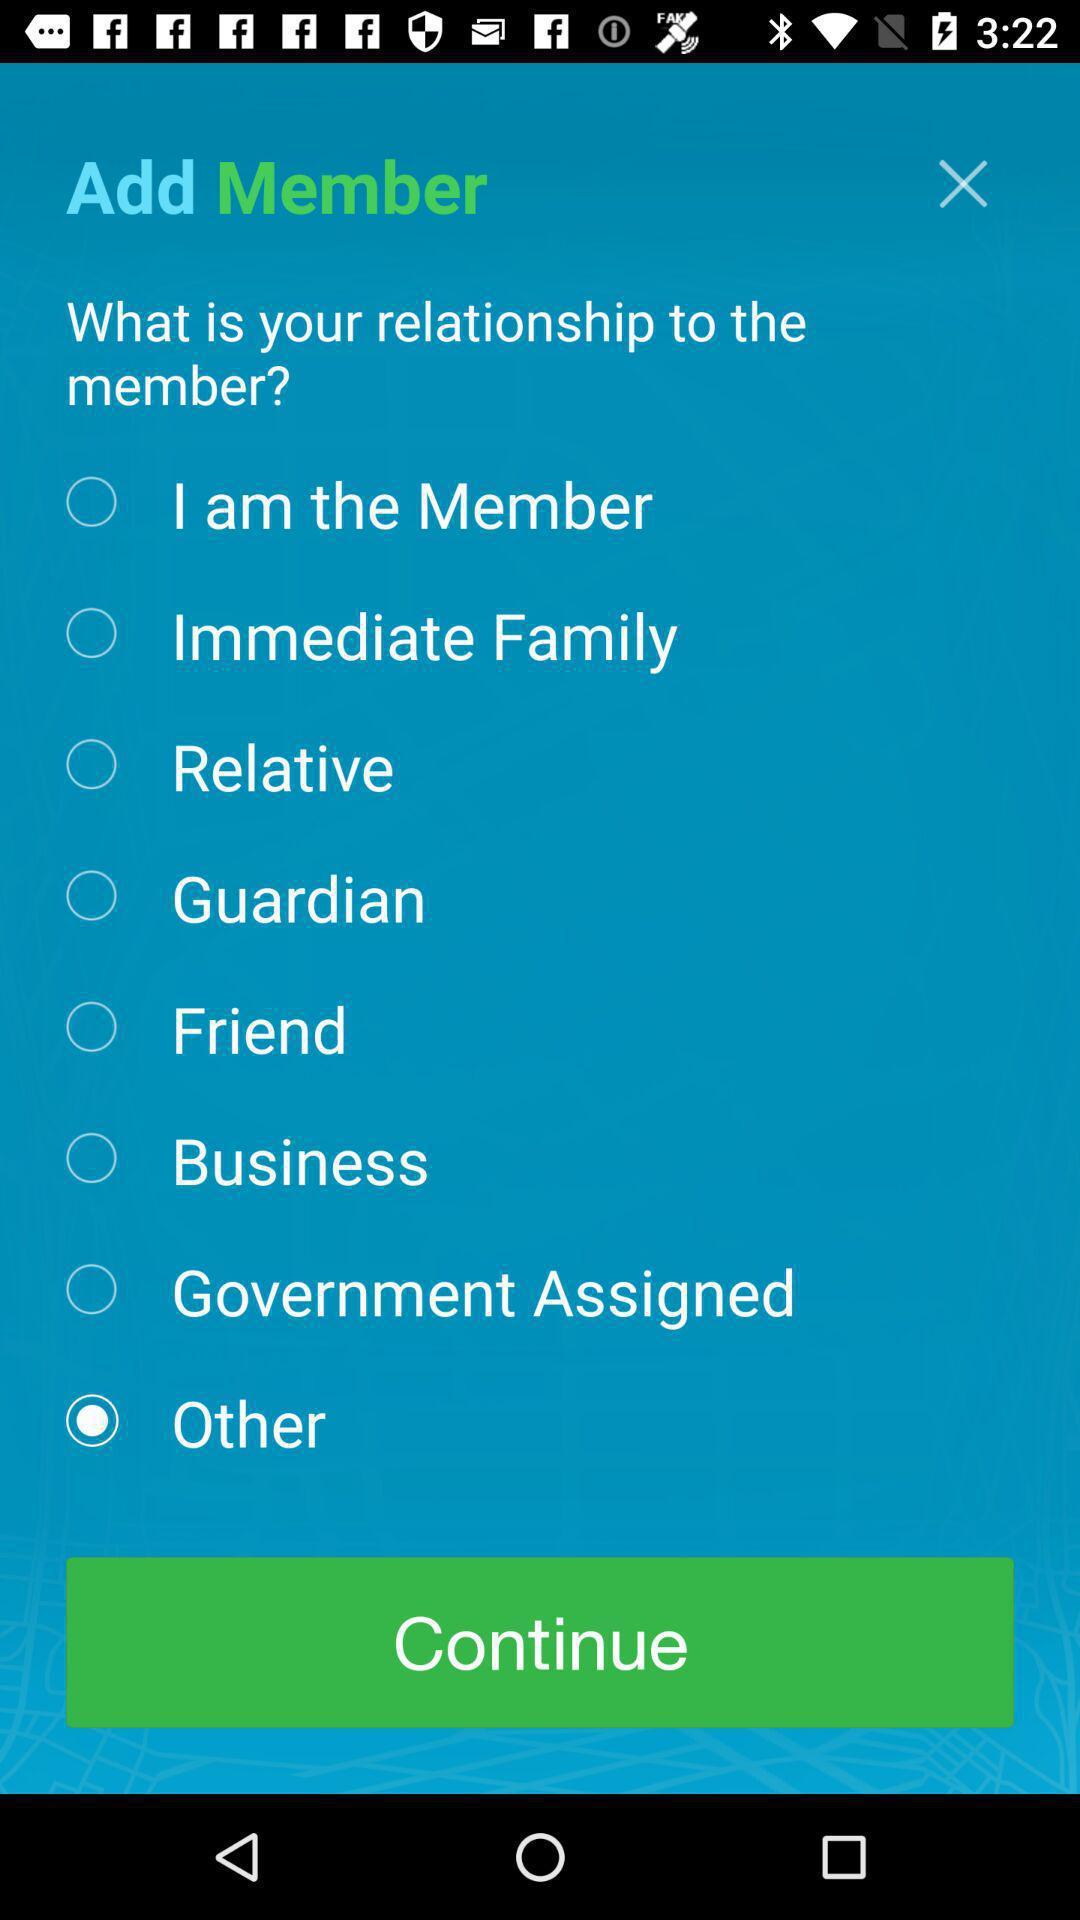  Describe the element at coordinates (962, 183) in the screenshot. I see `click close option` at that location.